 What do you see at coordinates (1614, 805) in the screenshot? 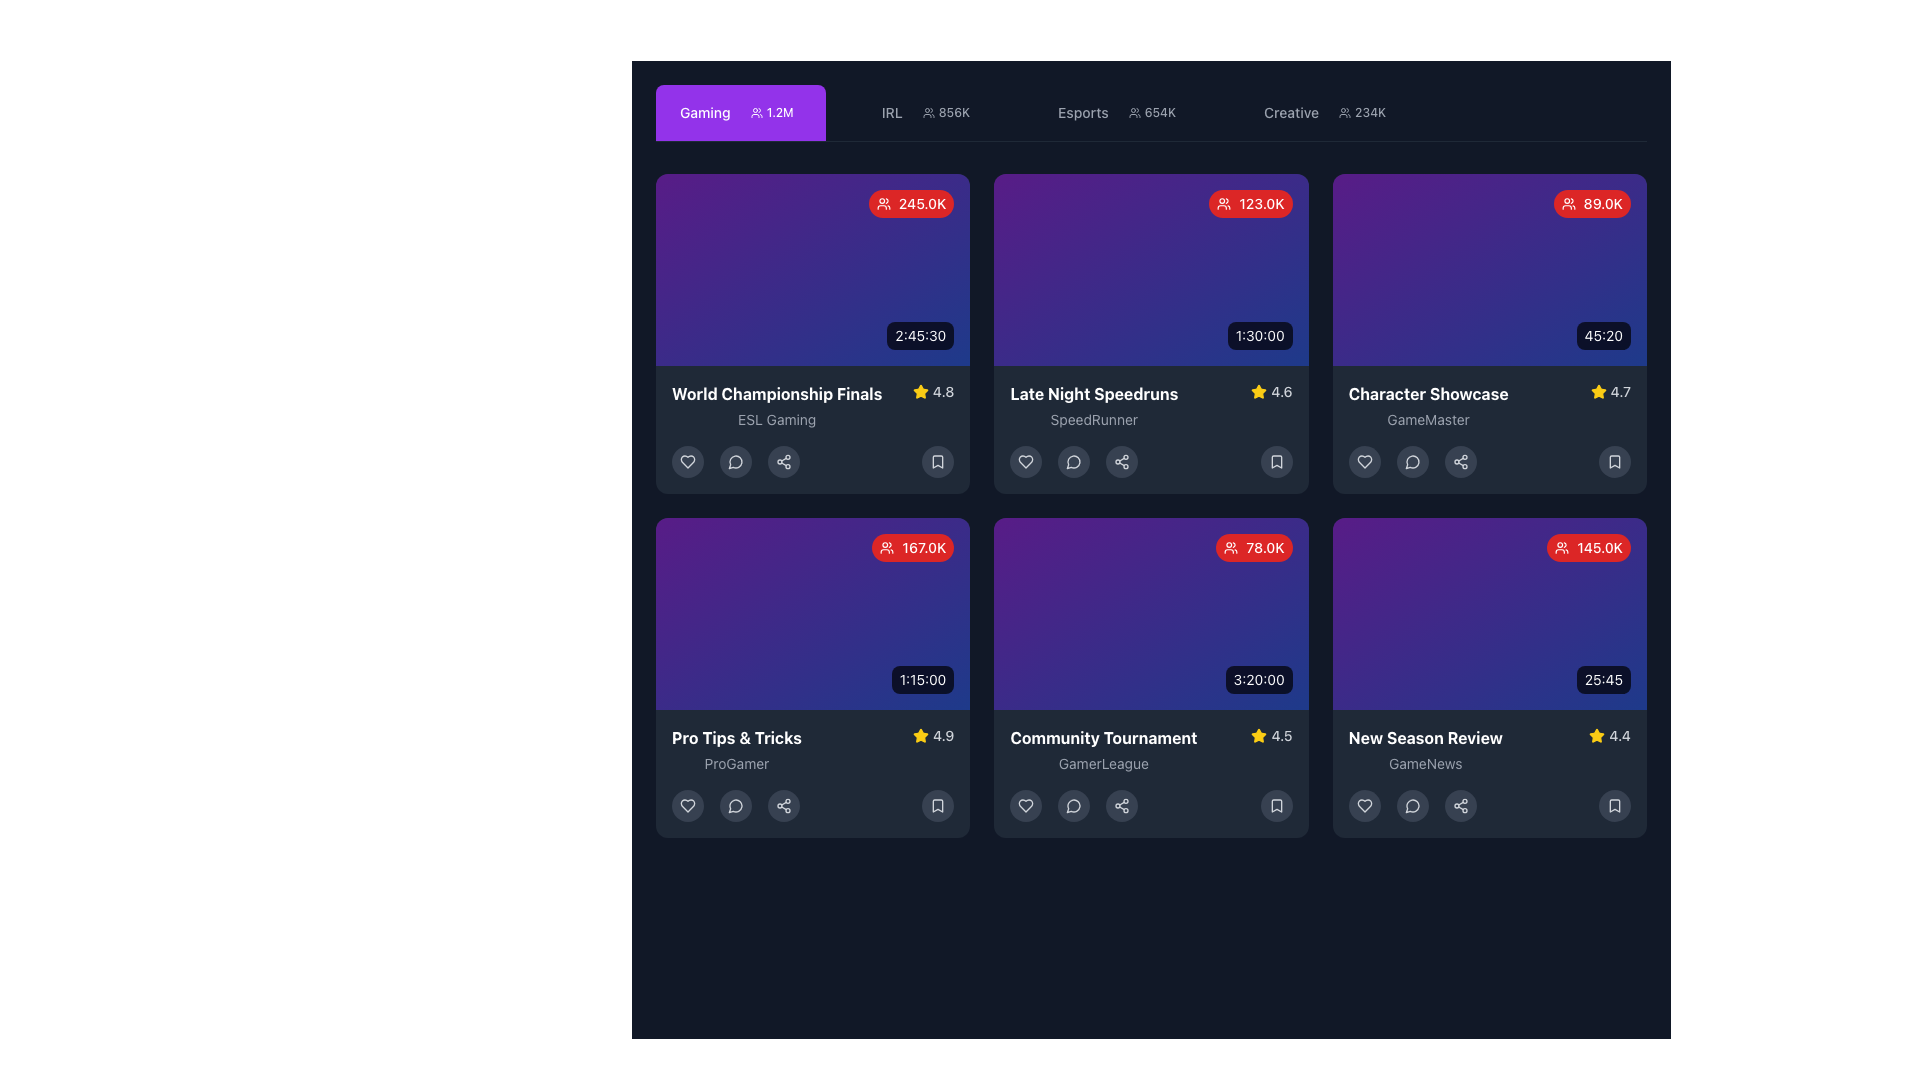
I see `the bookmark button located at the bottom-right corner of the 'New Season Review' card` at bounding box center [1614, 805].